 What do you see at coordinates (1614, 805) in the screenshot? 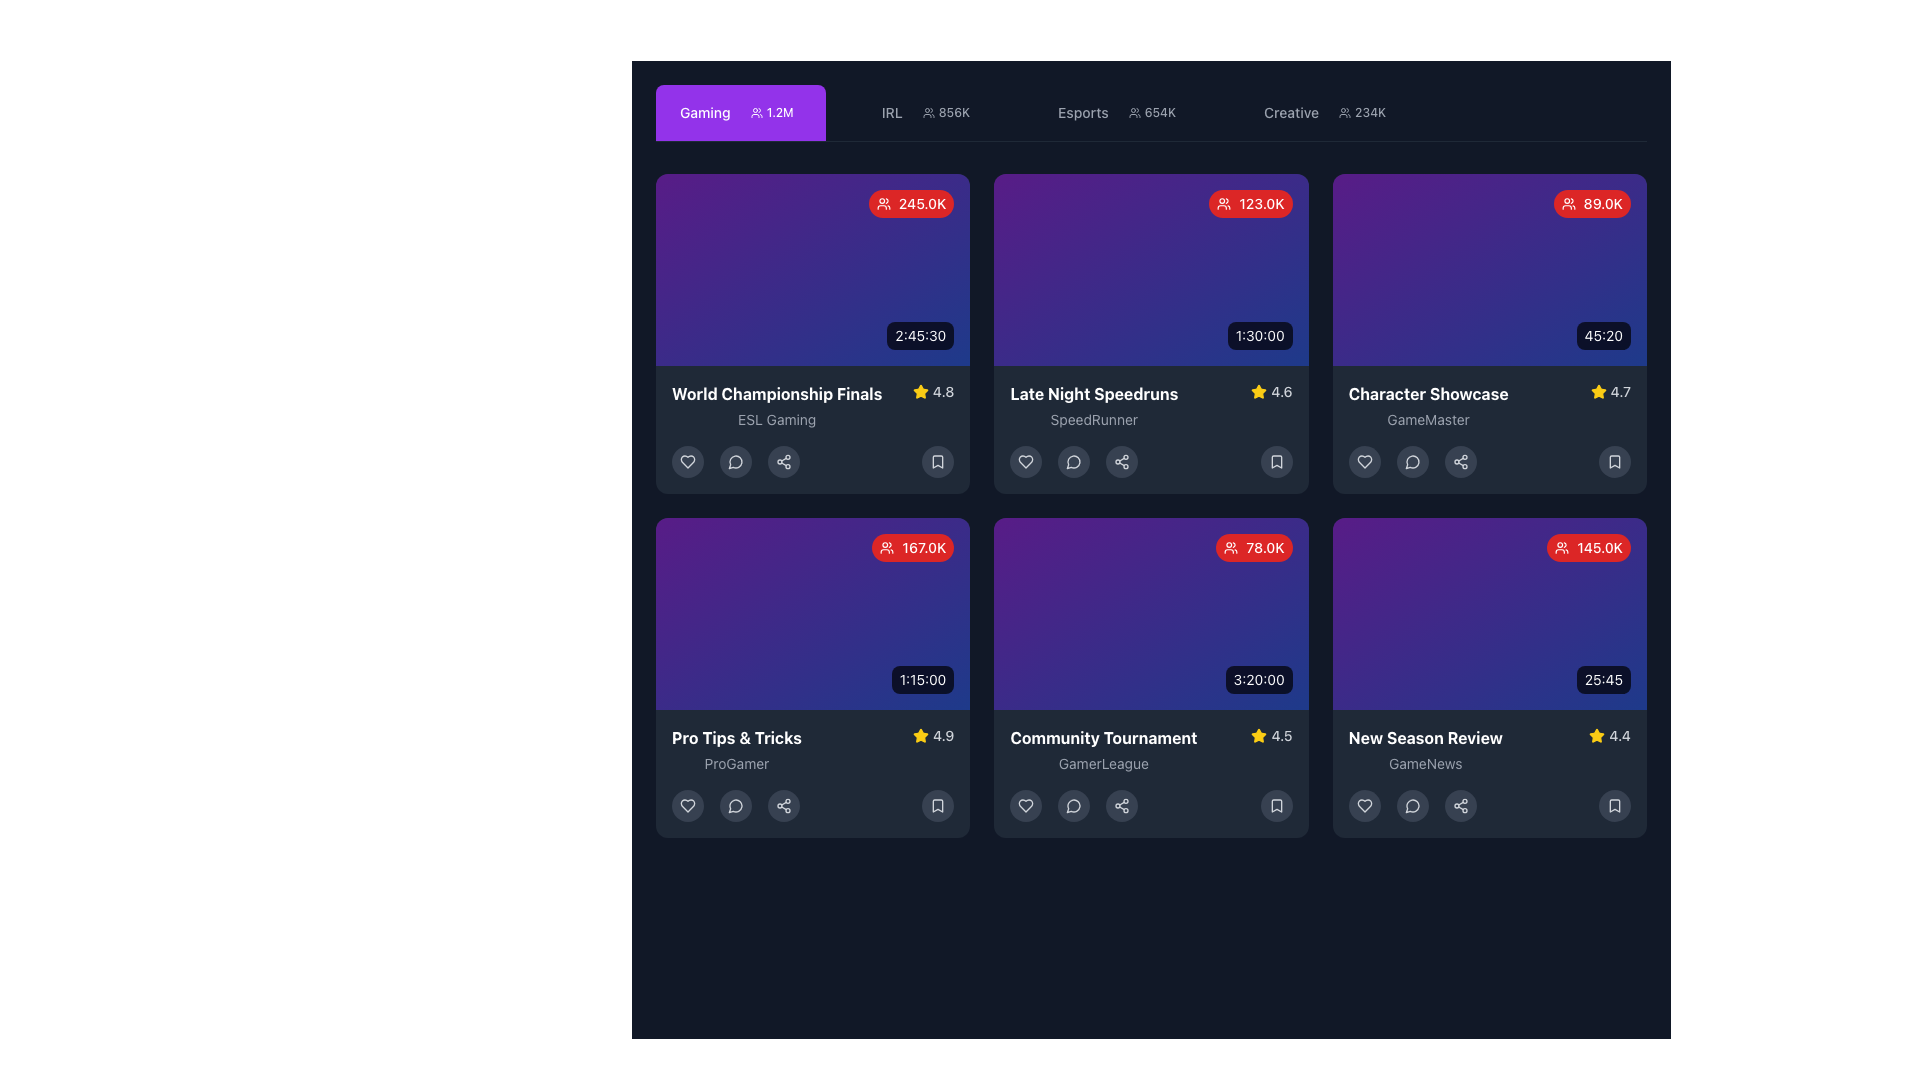
I see `the bookmark button located at the bottom-right corner of the 'New Season Review' card` at bounding box center [1614, 805].